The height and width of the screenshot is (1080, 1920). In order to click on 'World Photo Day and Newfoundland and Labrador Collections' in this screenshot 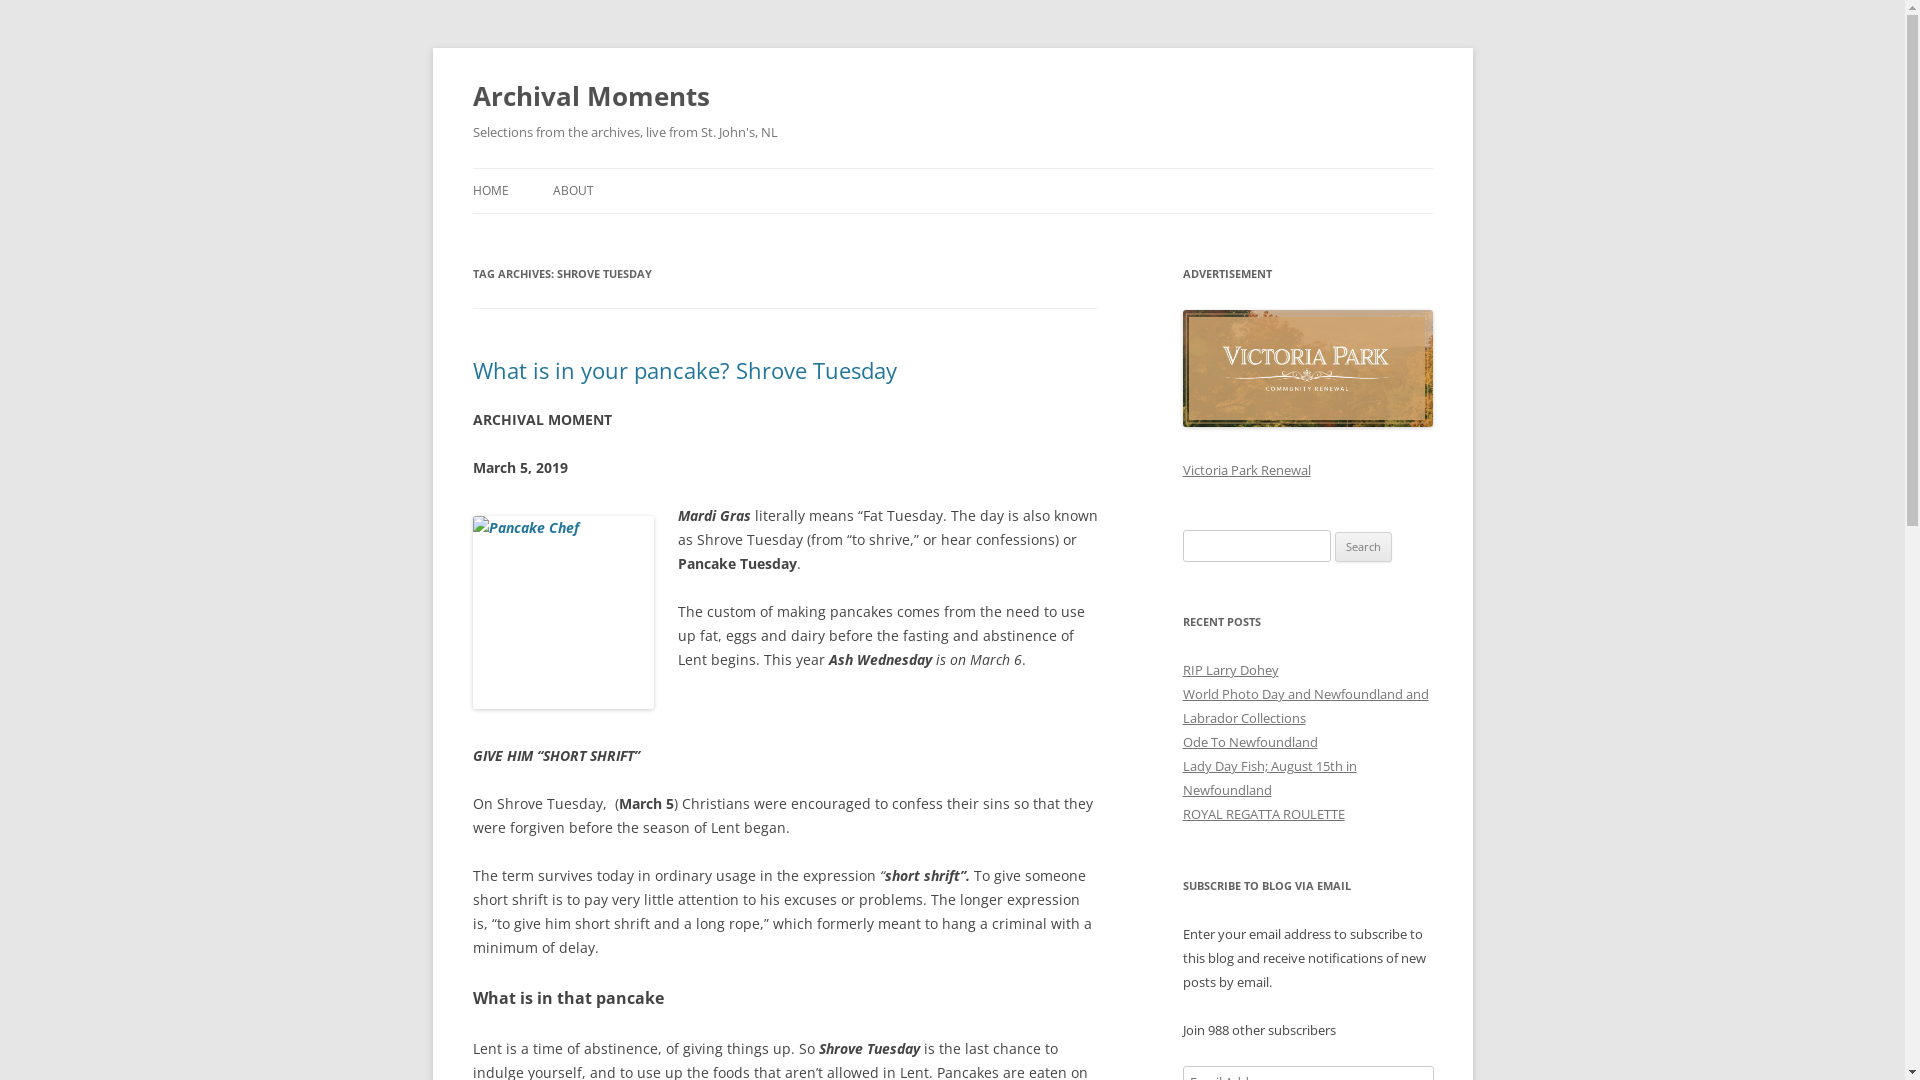, I will do `click(1305, 704)`.